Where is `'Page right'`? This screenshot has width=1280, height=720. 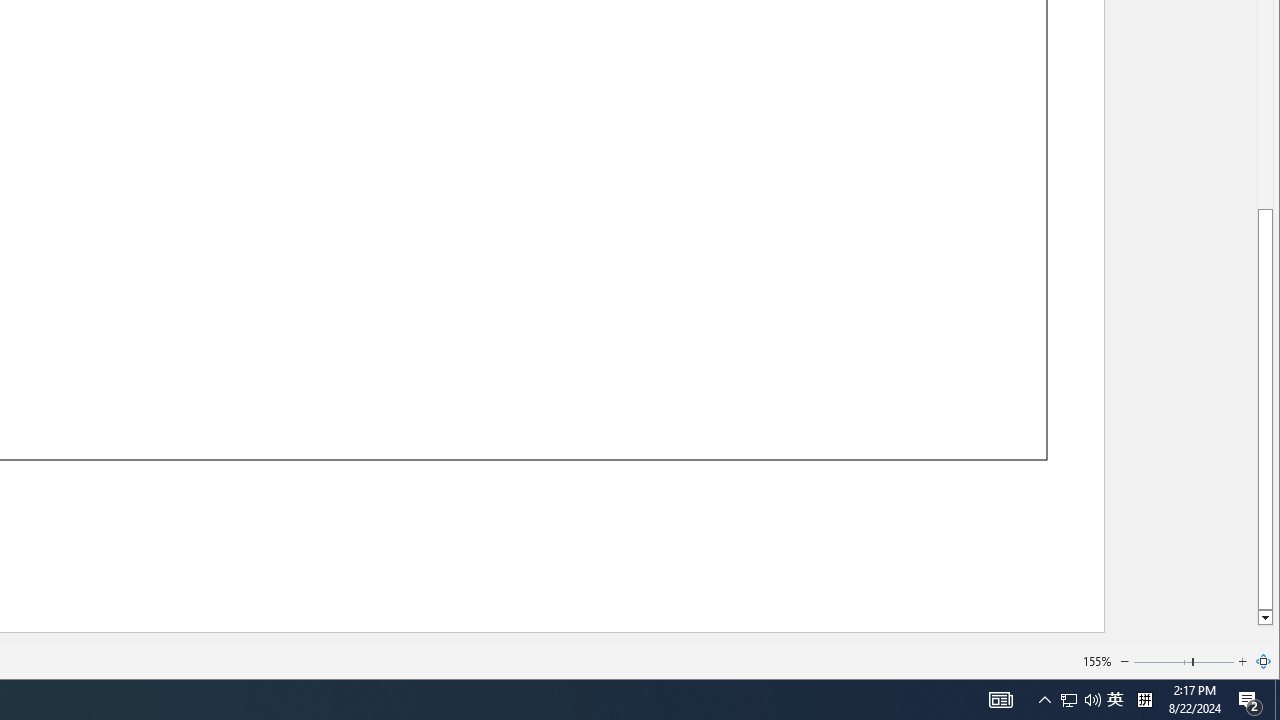
'Page right' is located at coordinates (1213, 662).